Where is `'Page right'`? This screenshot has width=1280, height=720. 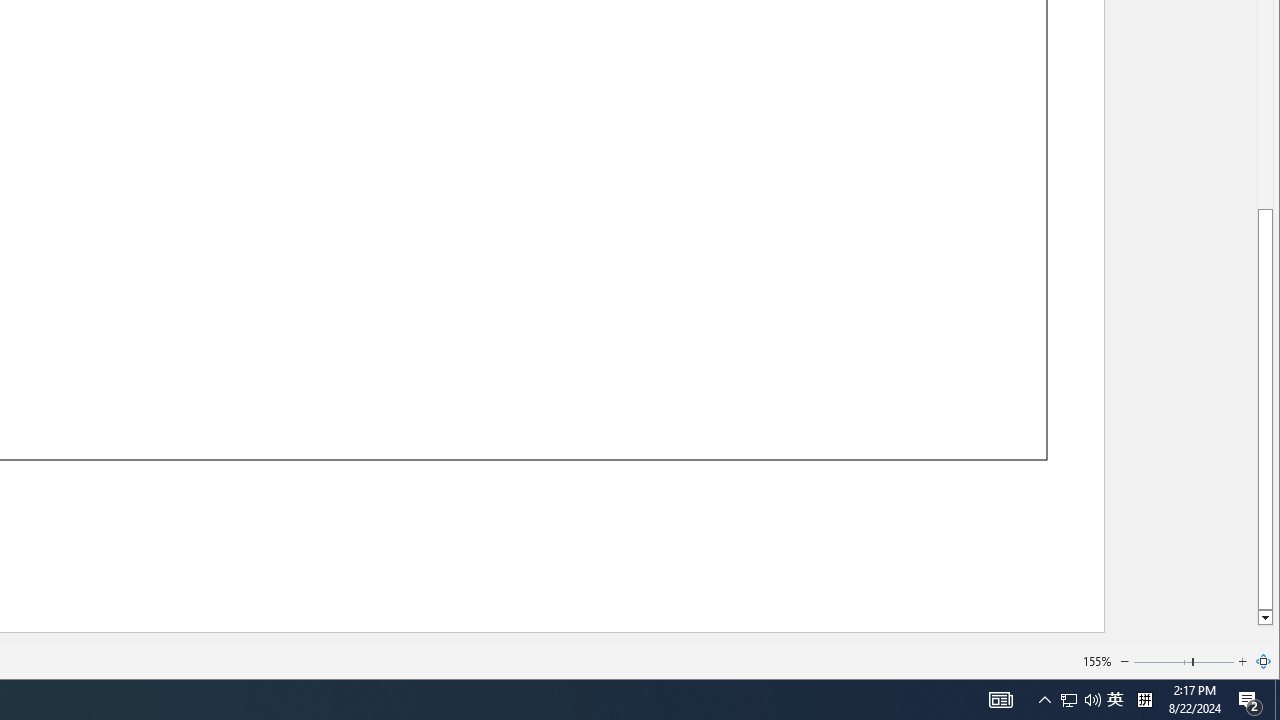
'Page right' is located at coordinates (1213, 662).